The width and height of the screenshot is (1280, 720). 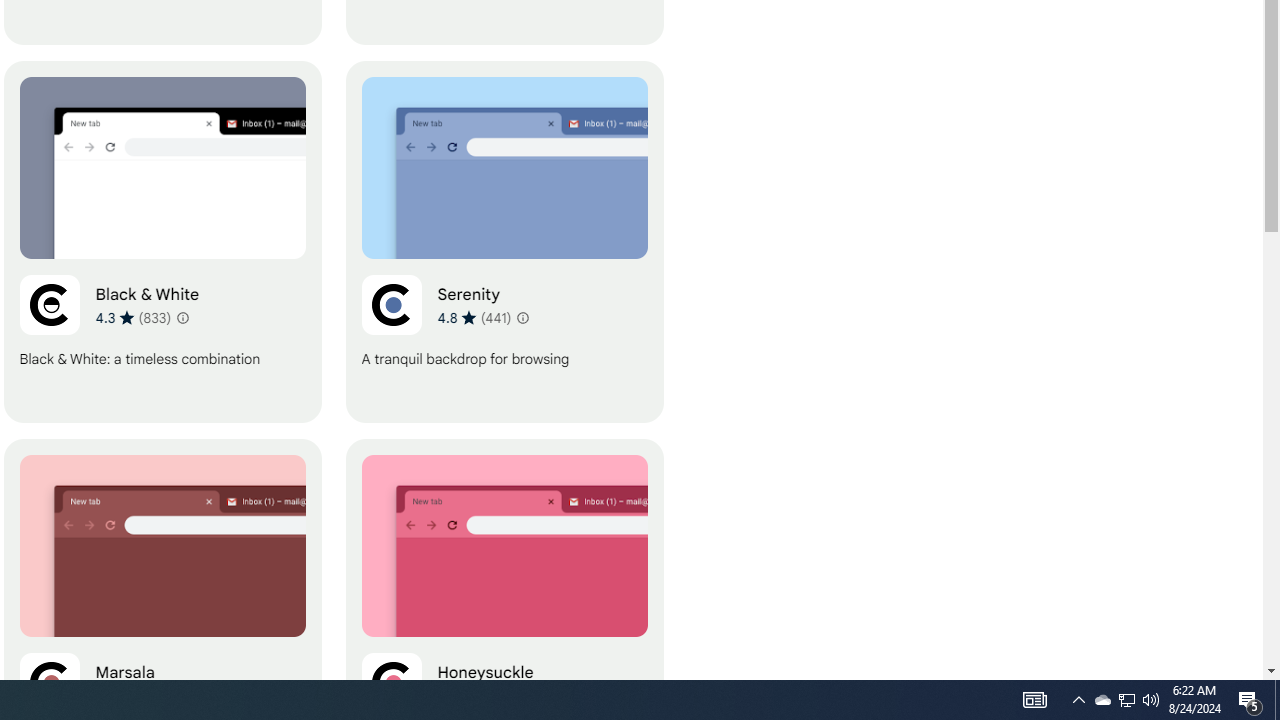 What do you see at coordinates (183, 316) in the screenshot?
I see `'Learn more about results and reviews "Black & White"'` at bounding box center [183, 316].